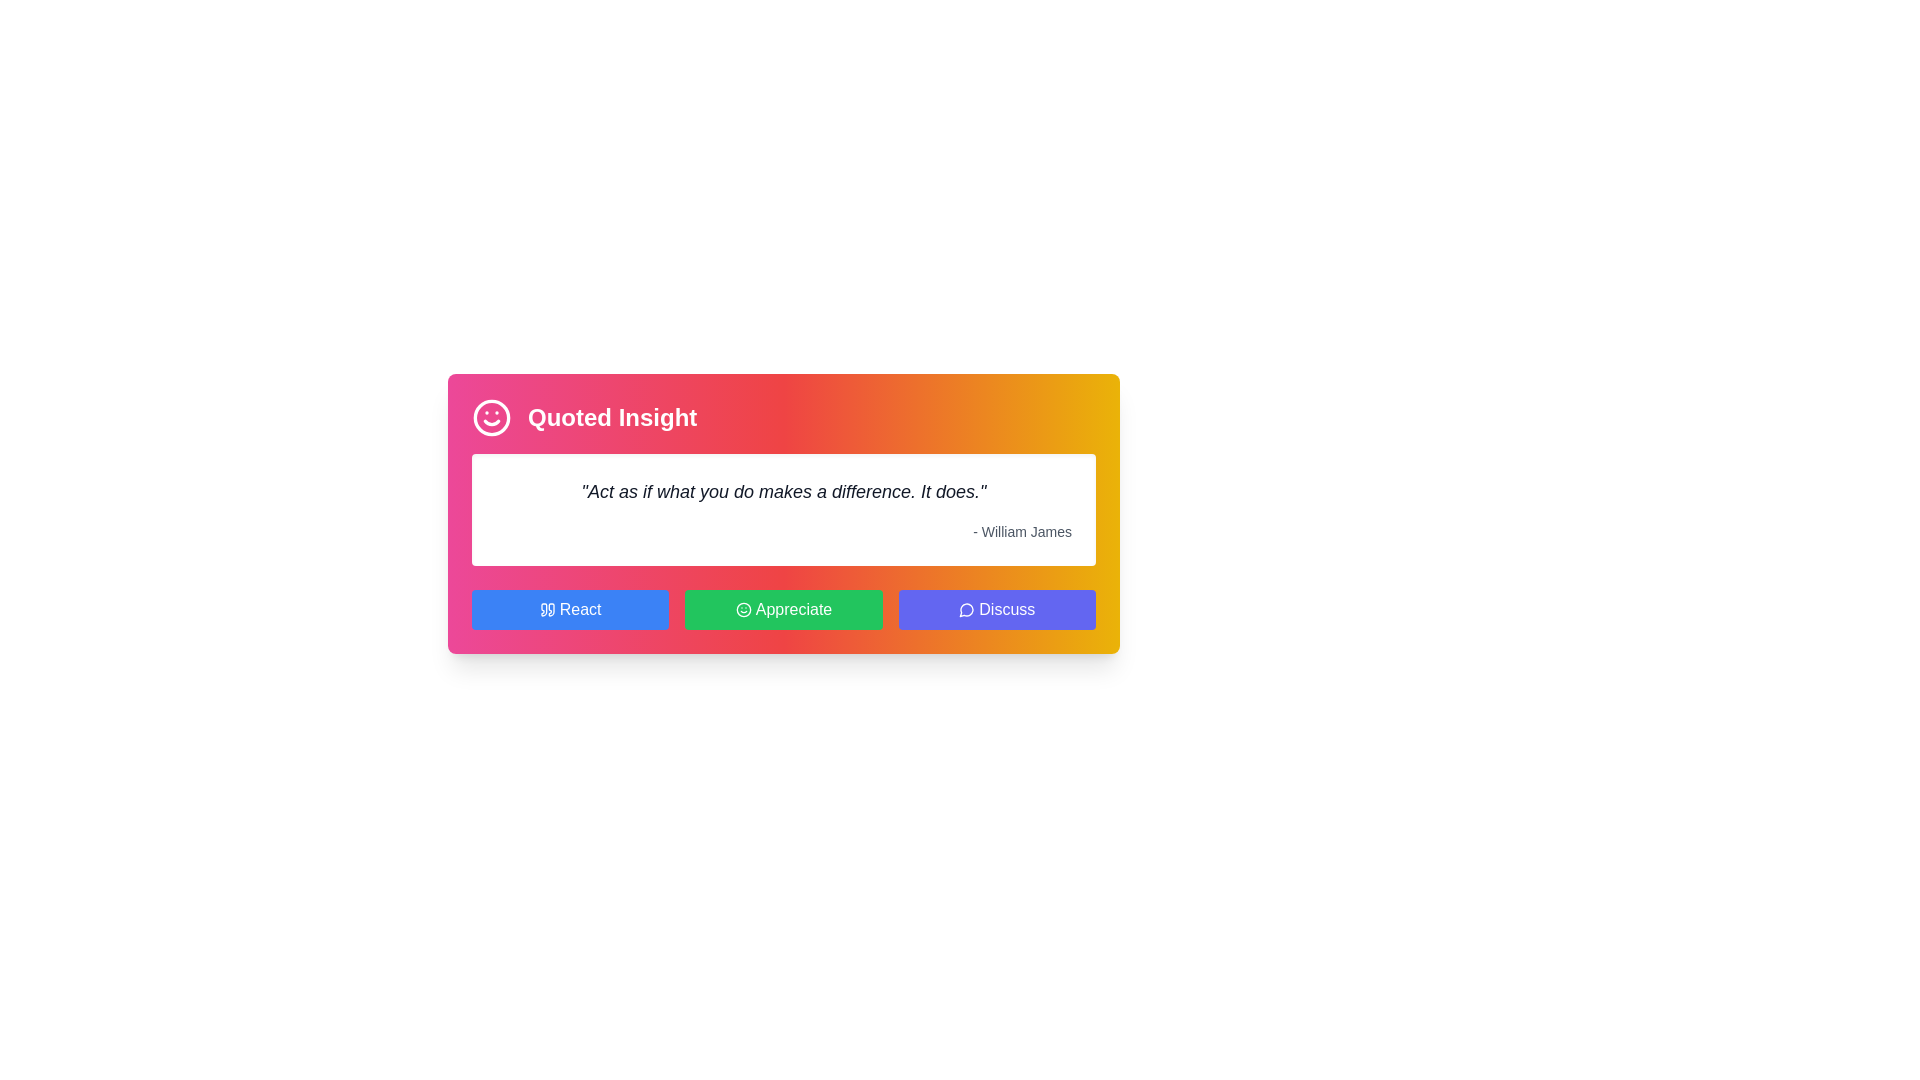 Image resolution: width=1920 pixels, height=1080 pixels. I want to click on the visual design of the blue speech bubble icon located to the left of the 'Discuss' button at the bottom right of the interface, so click(967, 608).